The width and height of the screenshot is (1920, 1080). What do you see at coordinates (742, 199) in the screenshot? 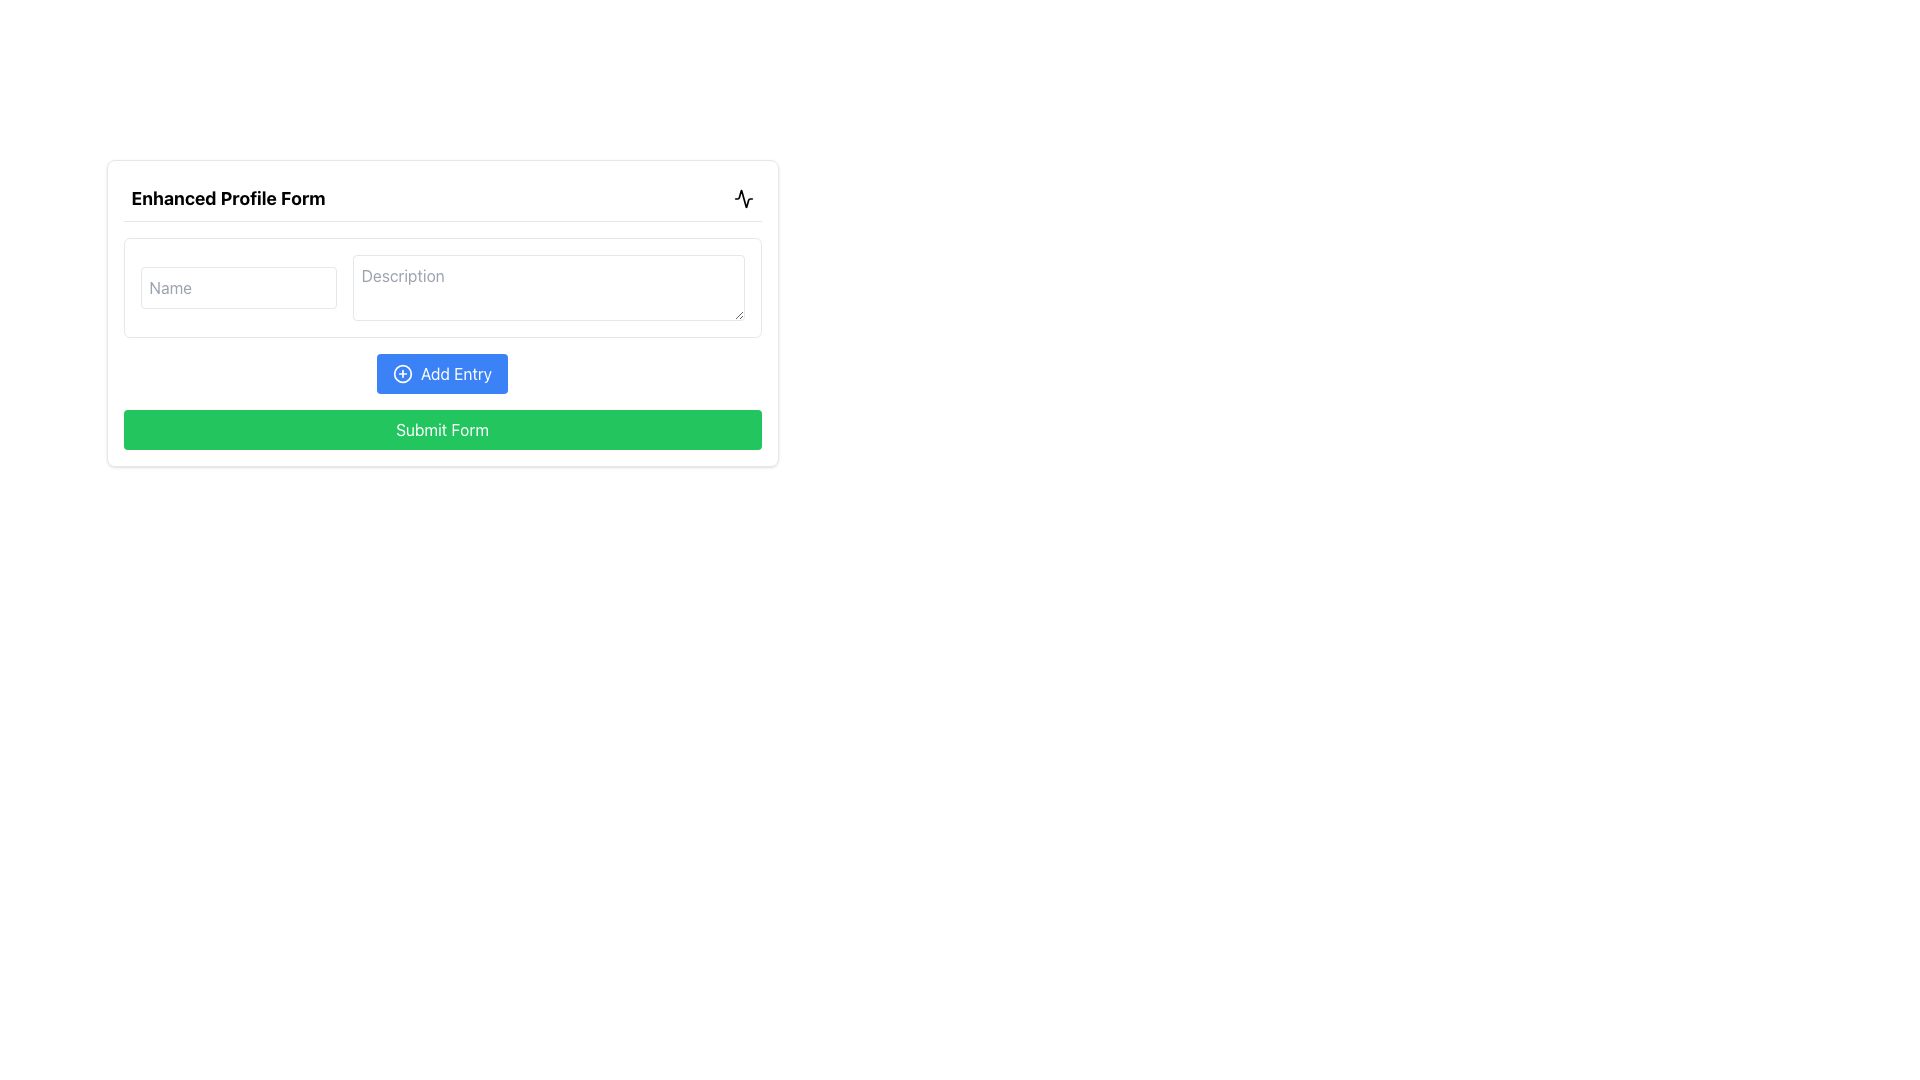
I see `the SVG icon in the top-right corner of the 'Enhanced Profile Form' header if its functionality is implemented` at bounding box center [742, 199].